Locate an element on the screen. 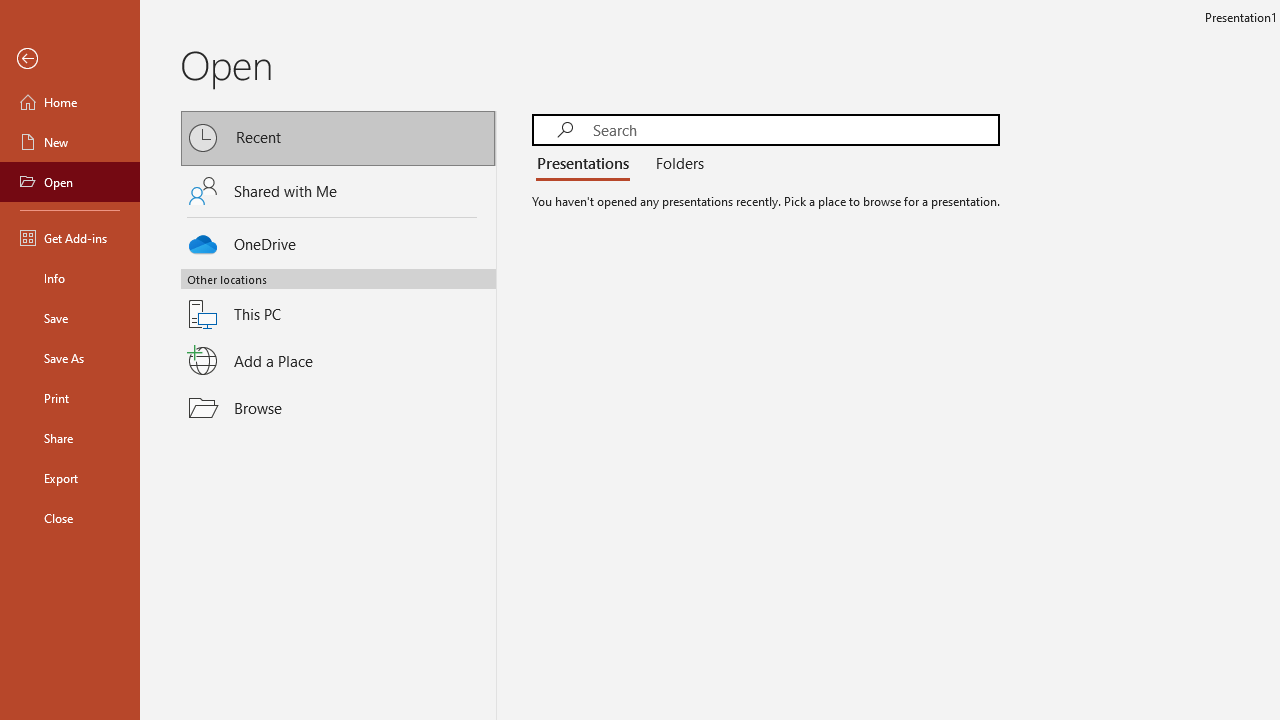  'Presentations' is located at coordinates (586, 163).